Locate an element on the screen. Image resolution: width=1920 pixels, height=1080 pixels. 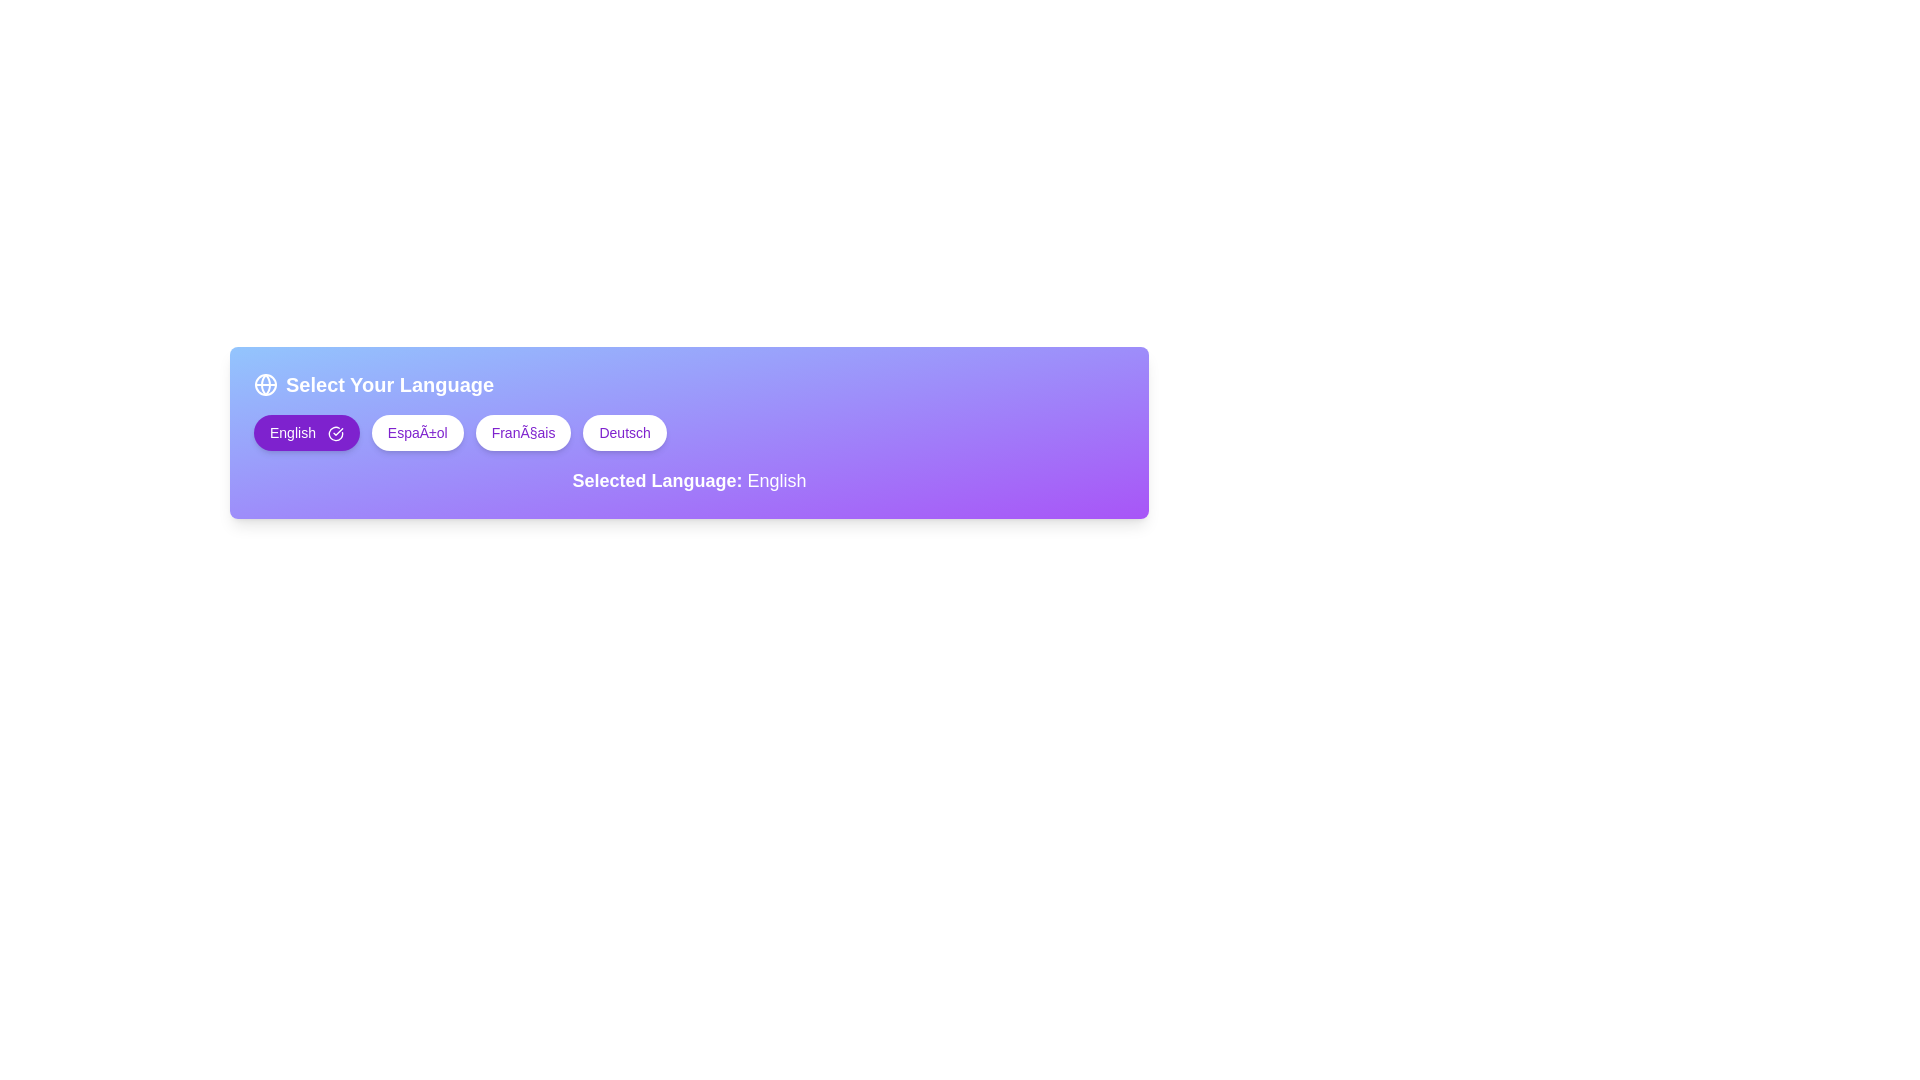
the rounded button labeled 'Español' to observe its hover effect, which enlarges the button slightly is located at coordinates (416, 431).